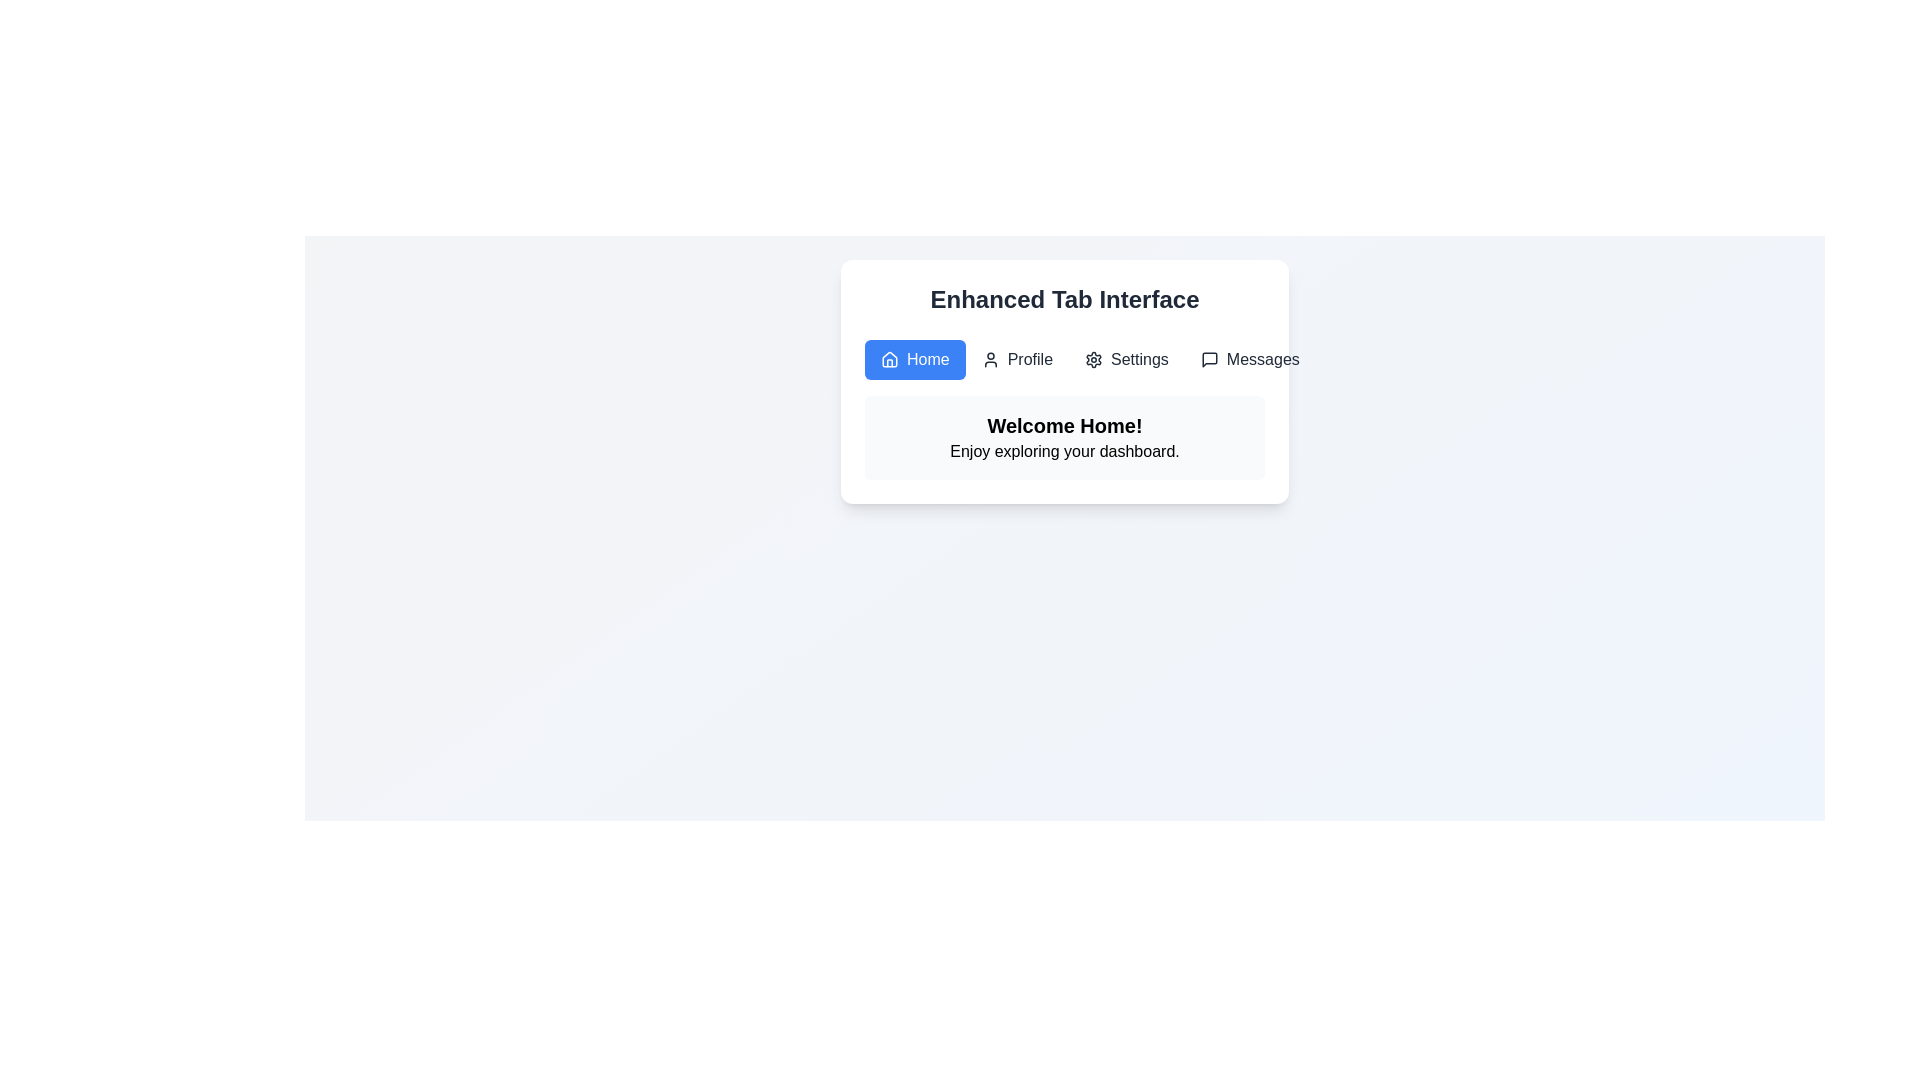 The height and width of the screenshot is (1080, 1920). I want to click on the text display area that presents information to the user, which features the text 'Welcome Home!' and 'Enjoy exploring your dashboard.', located below the tab navigation, so click(1064, 437).